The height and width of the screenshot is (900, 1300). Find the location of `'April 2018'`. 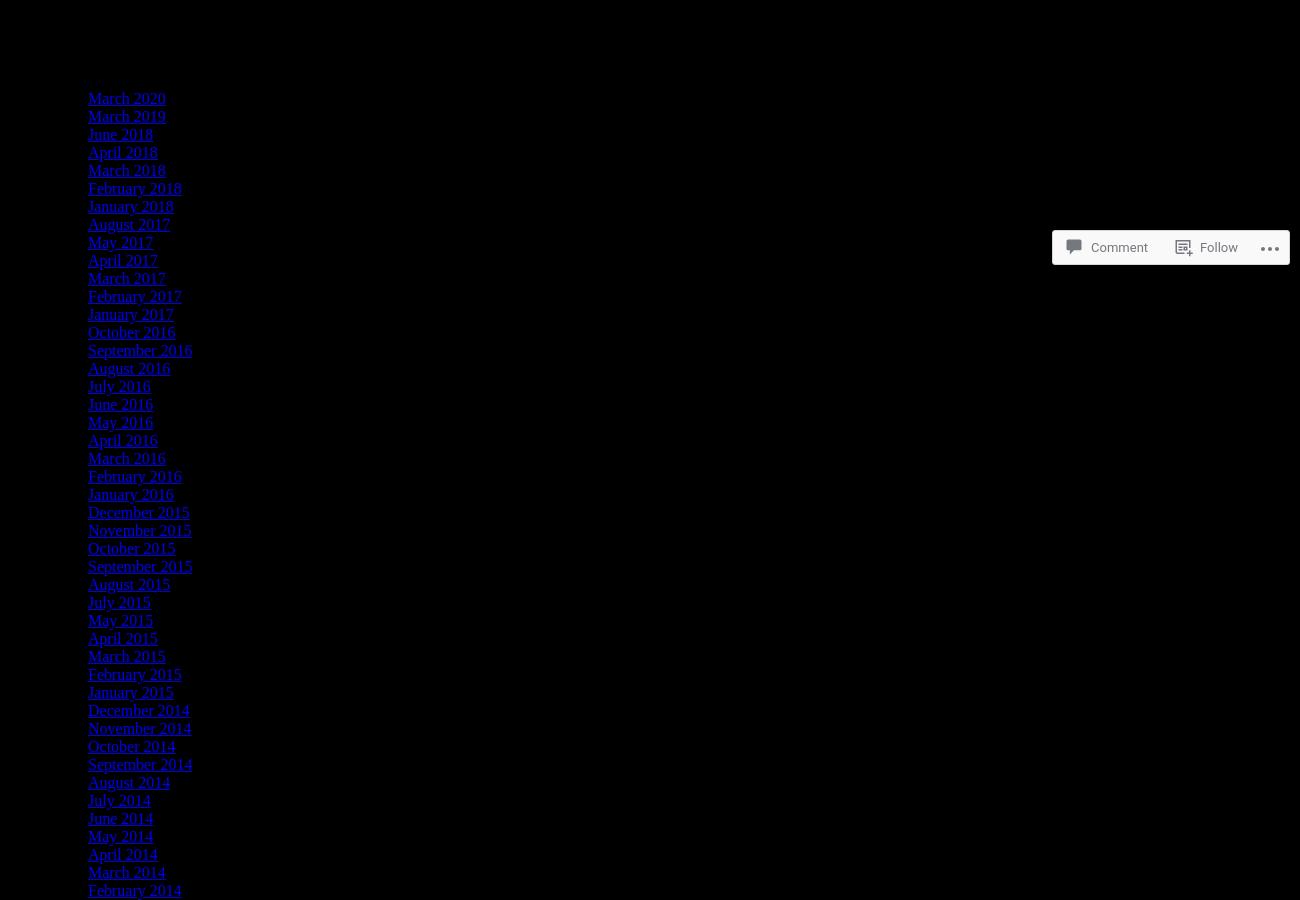

'April 2018' is located at coordinates (121, 152).